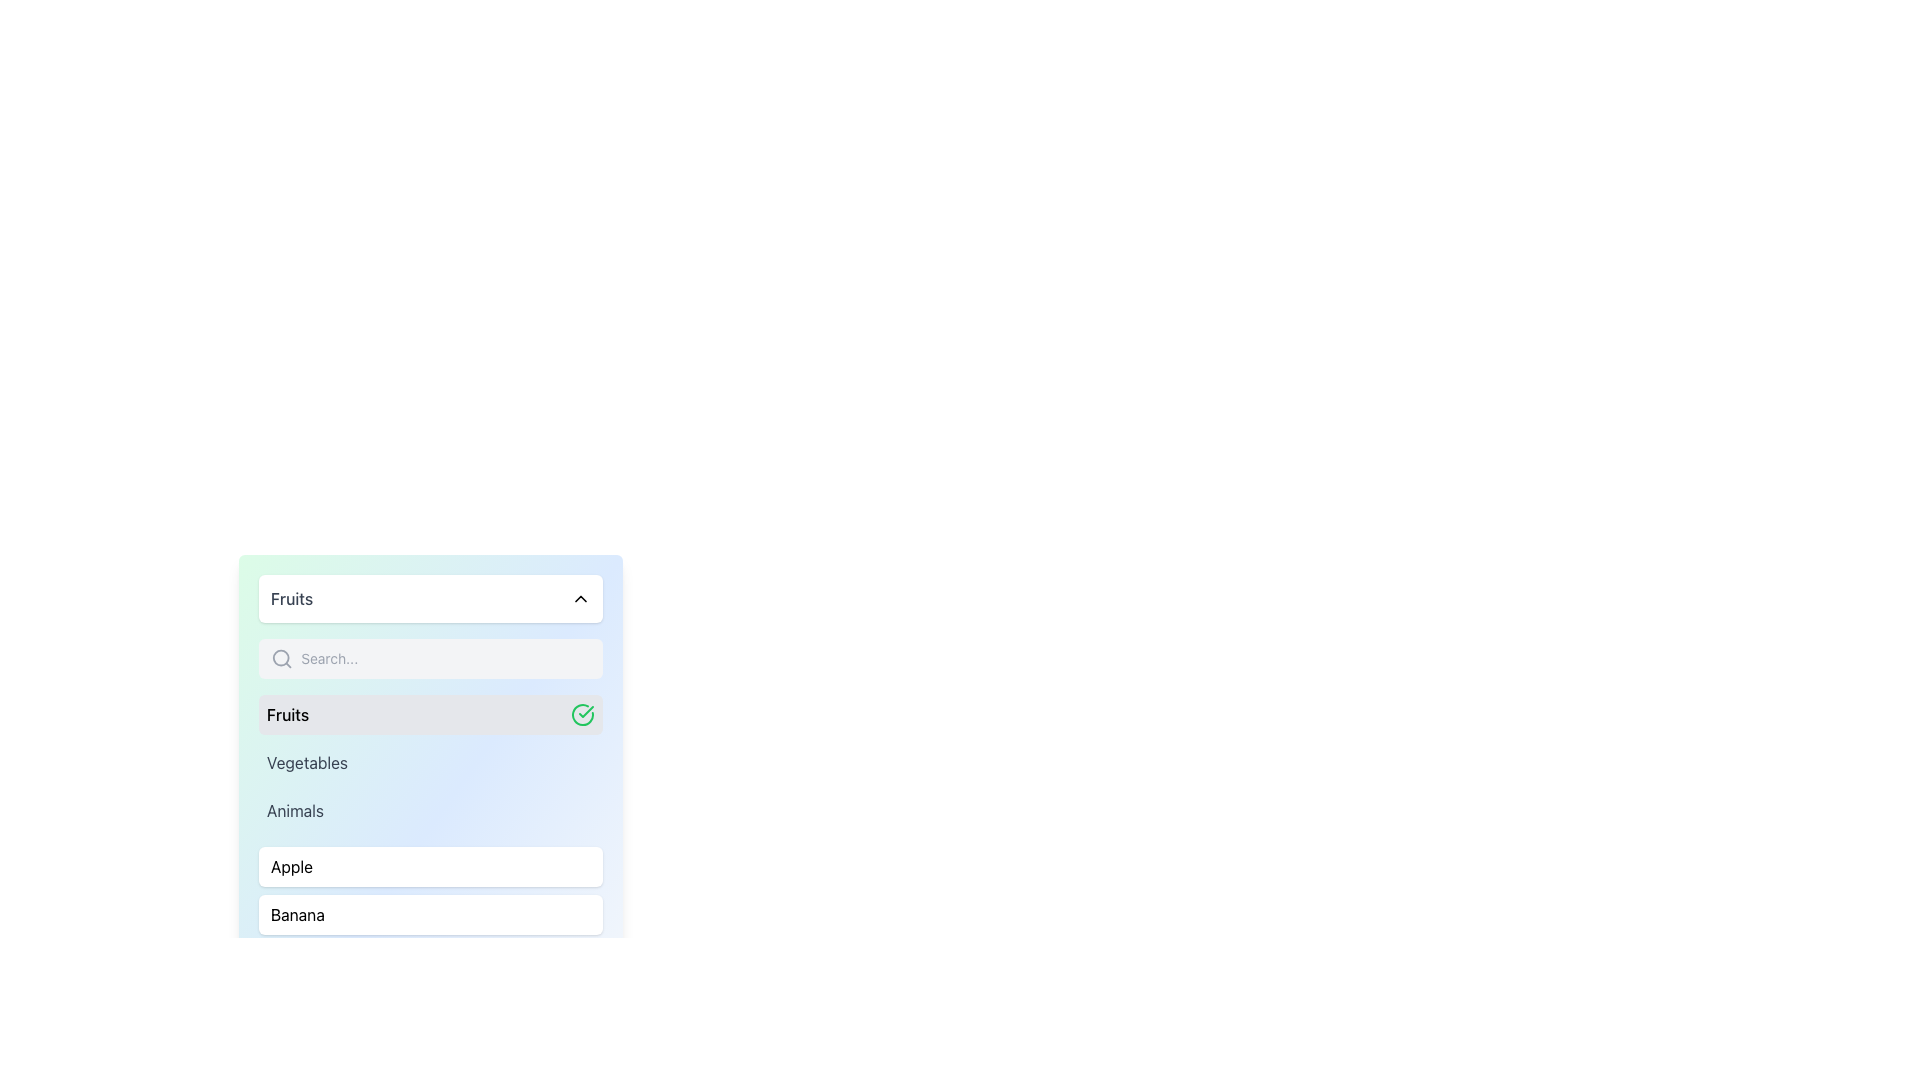 The image size is (1920, 1080). What do you see at coordinates (430, 810) in the screenshot?
I see `the button labeled 'Animals' located at the bottom of the list of options including 'Fruits' and 'Vegetables'` at bounding box center [430, 810].